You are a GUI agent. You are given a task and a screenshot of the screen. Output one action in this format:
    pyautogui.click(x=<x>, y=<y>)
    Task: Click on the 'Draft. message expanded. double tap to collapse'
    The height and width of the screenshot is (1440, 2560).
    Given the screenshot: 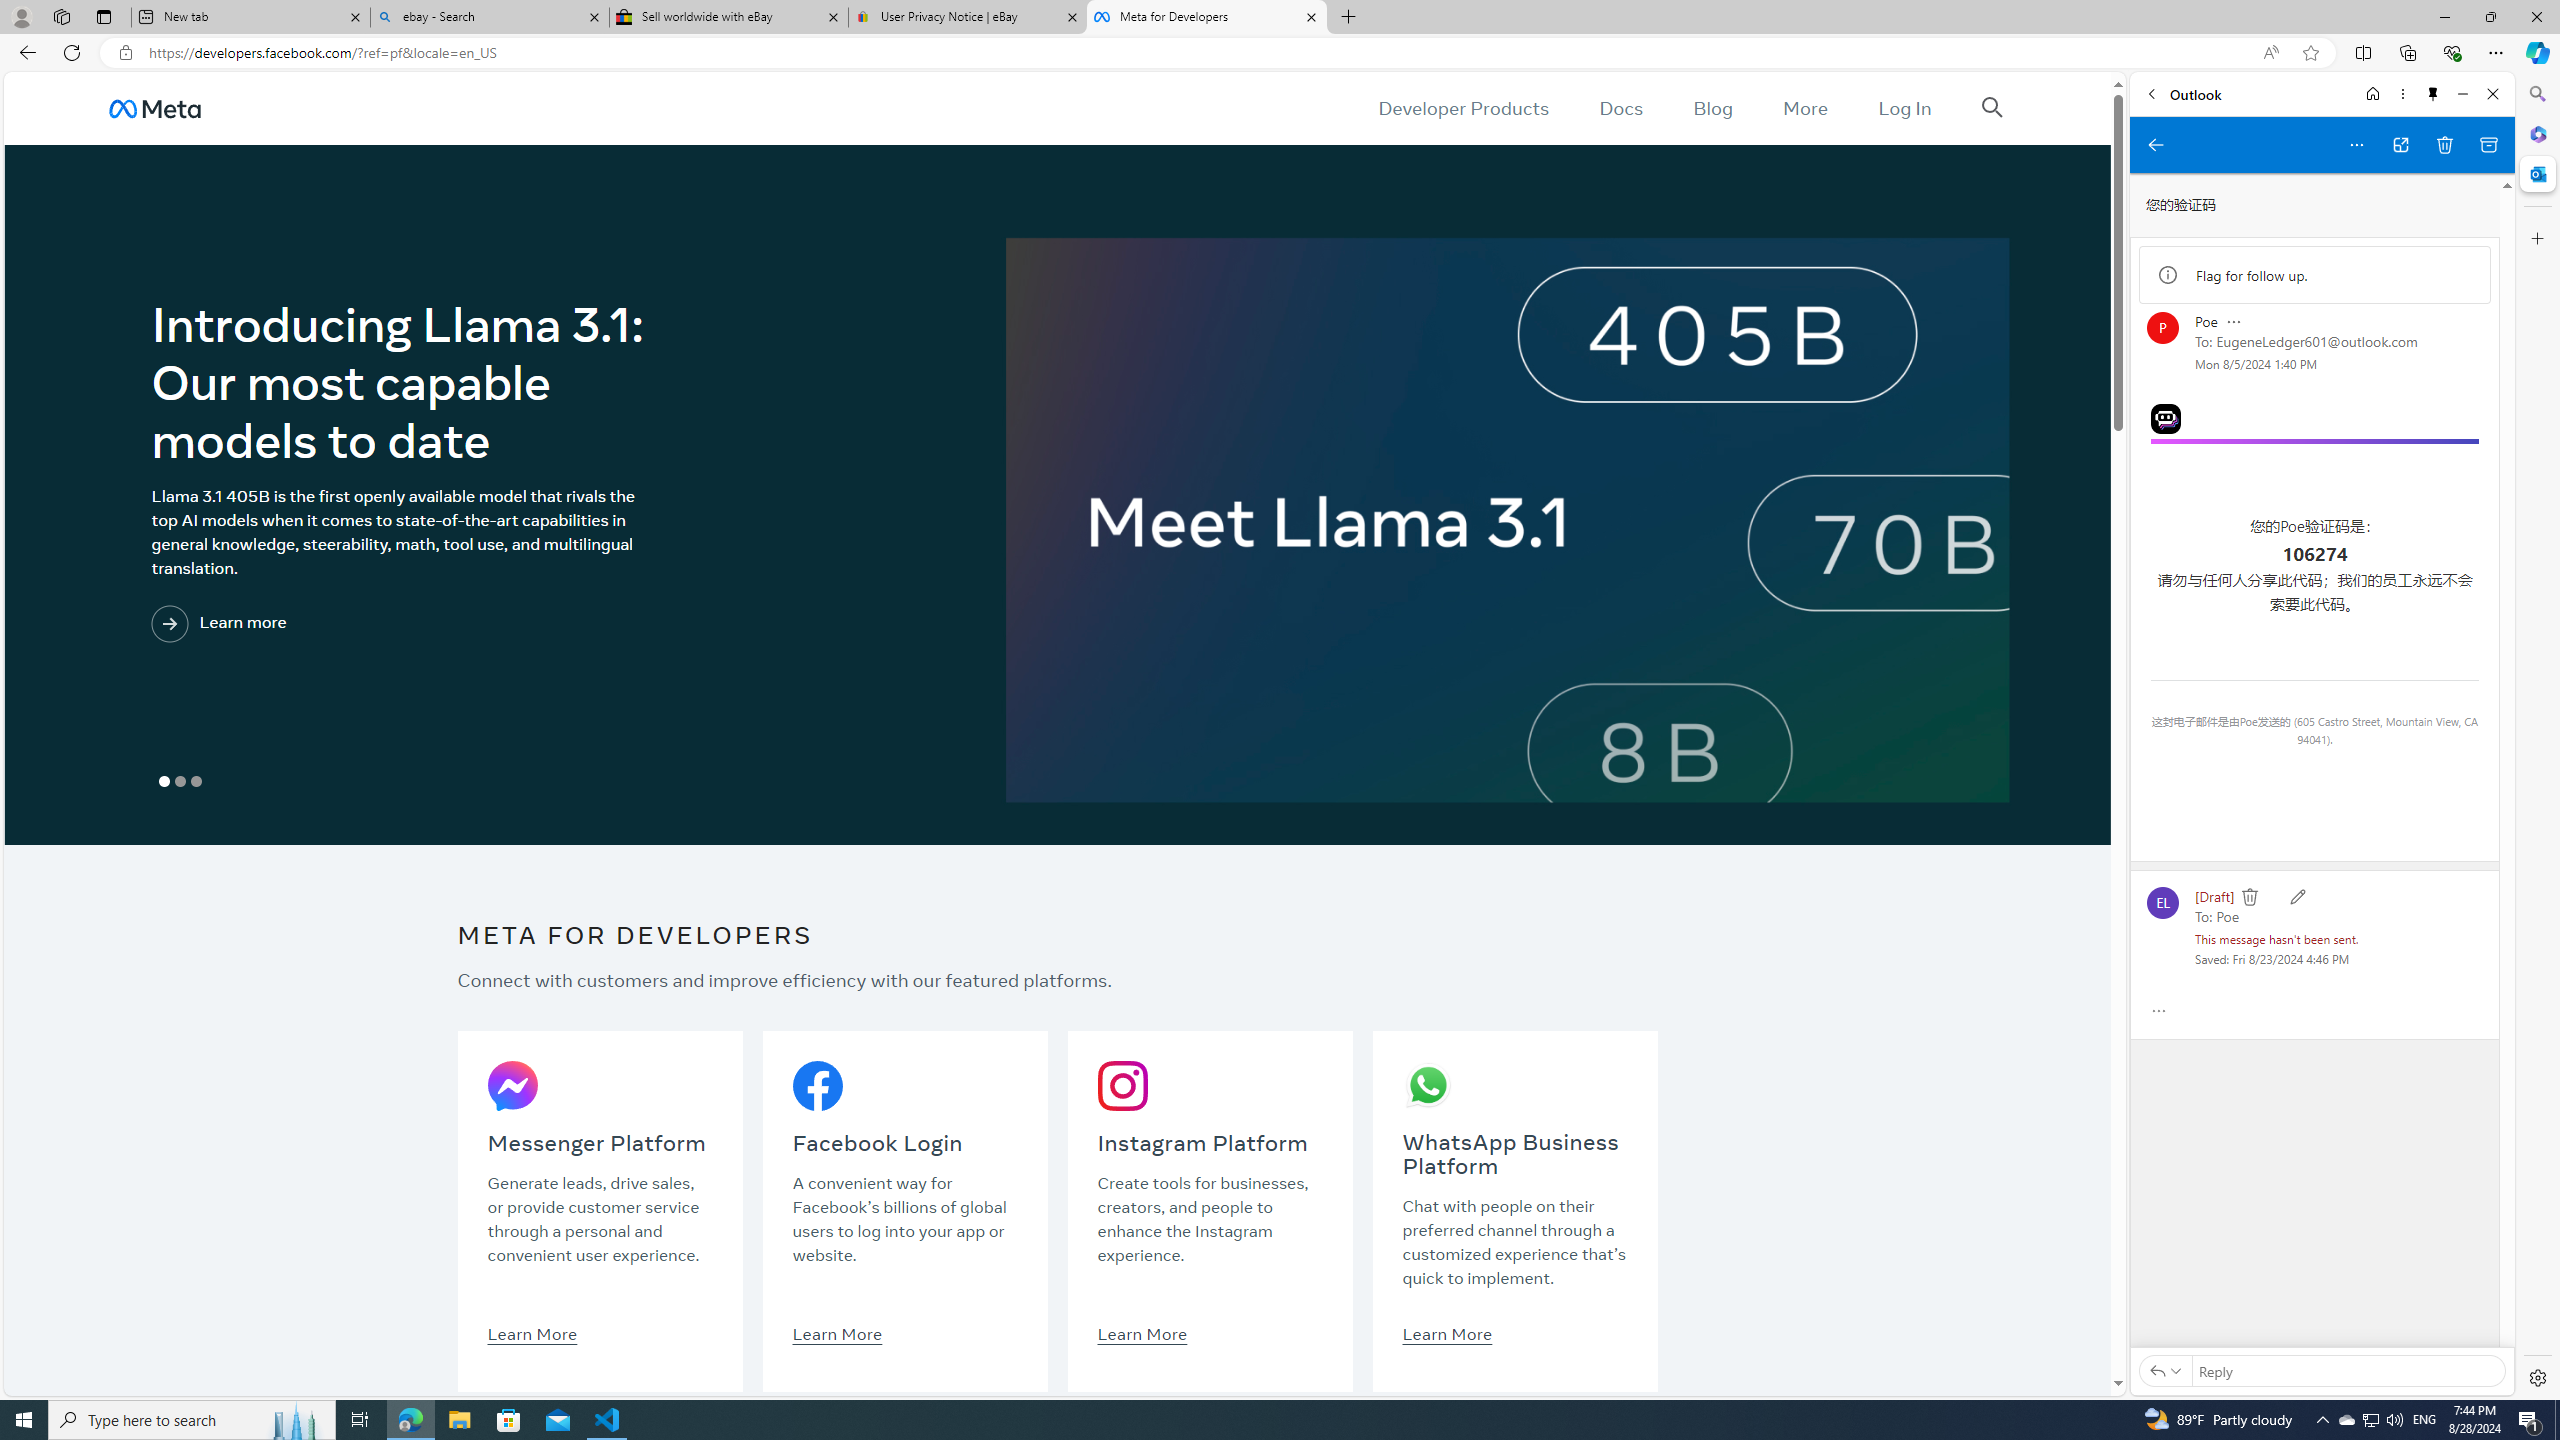 What is the action you would take?
    pyautogui.click(x=2213, y=895)
    